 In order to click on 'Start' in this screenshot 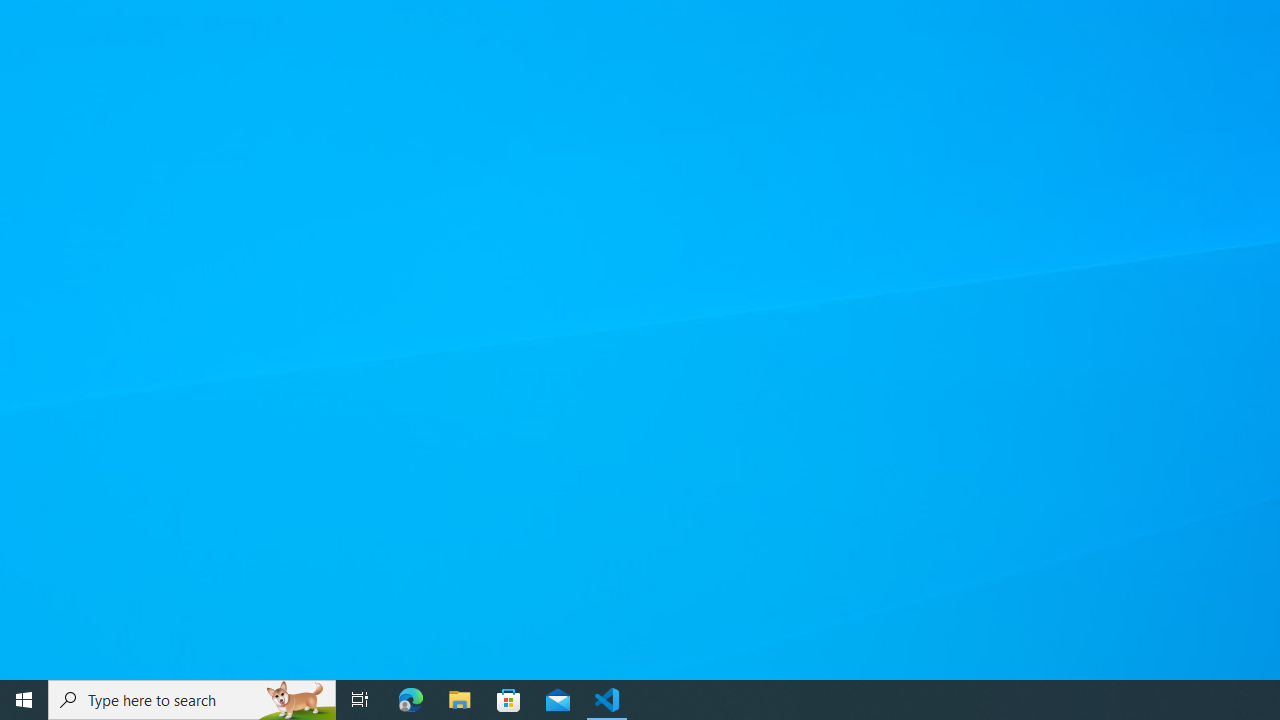, I will do `click(24, 698)`.